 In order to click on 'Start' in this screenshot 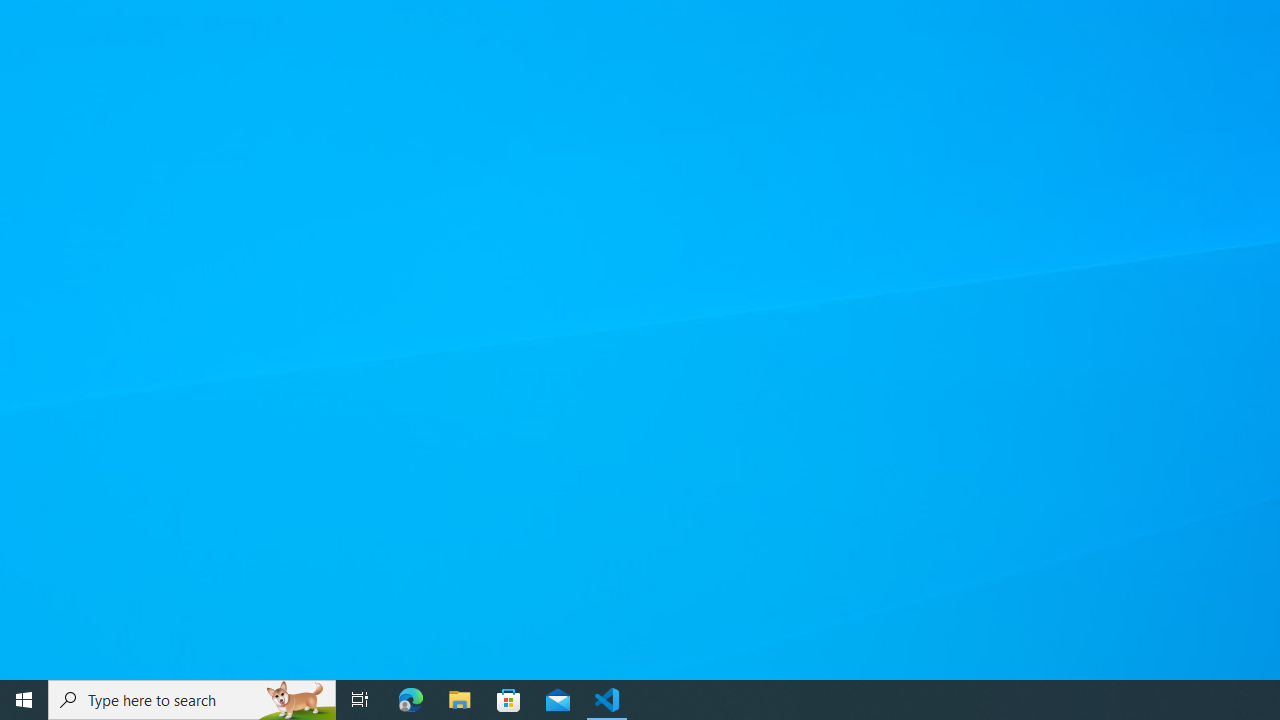, I will do `click(24, 698)`.